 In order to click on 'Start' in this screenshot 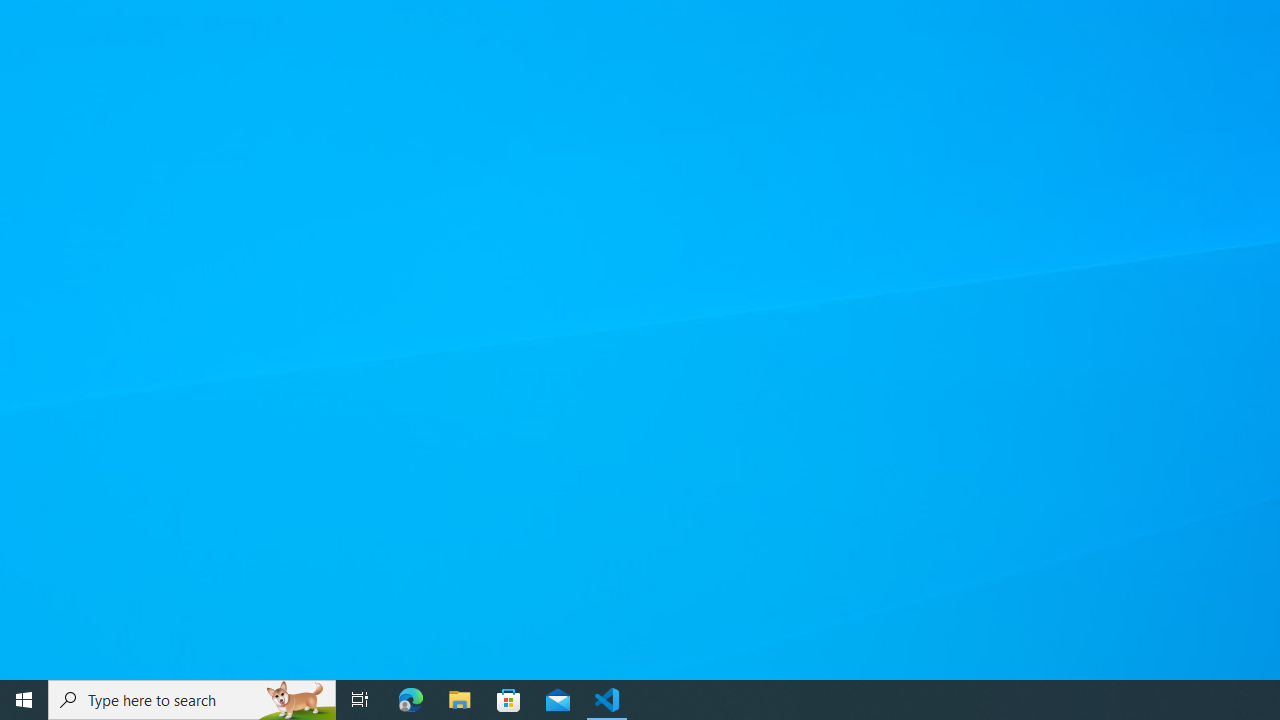, I will do `click(24, 698)`.